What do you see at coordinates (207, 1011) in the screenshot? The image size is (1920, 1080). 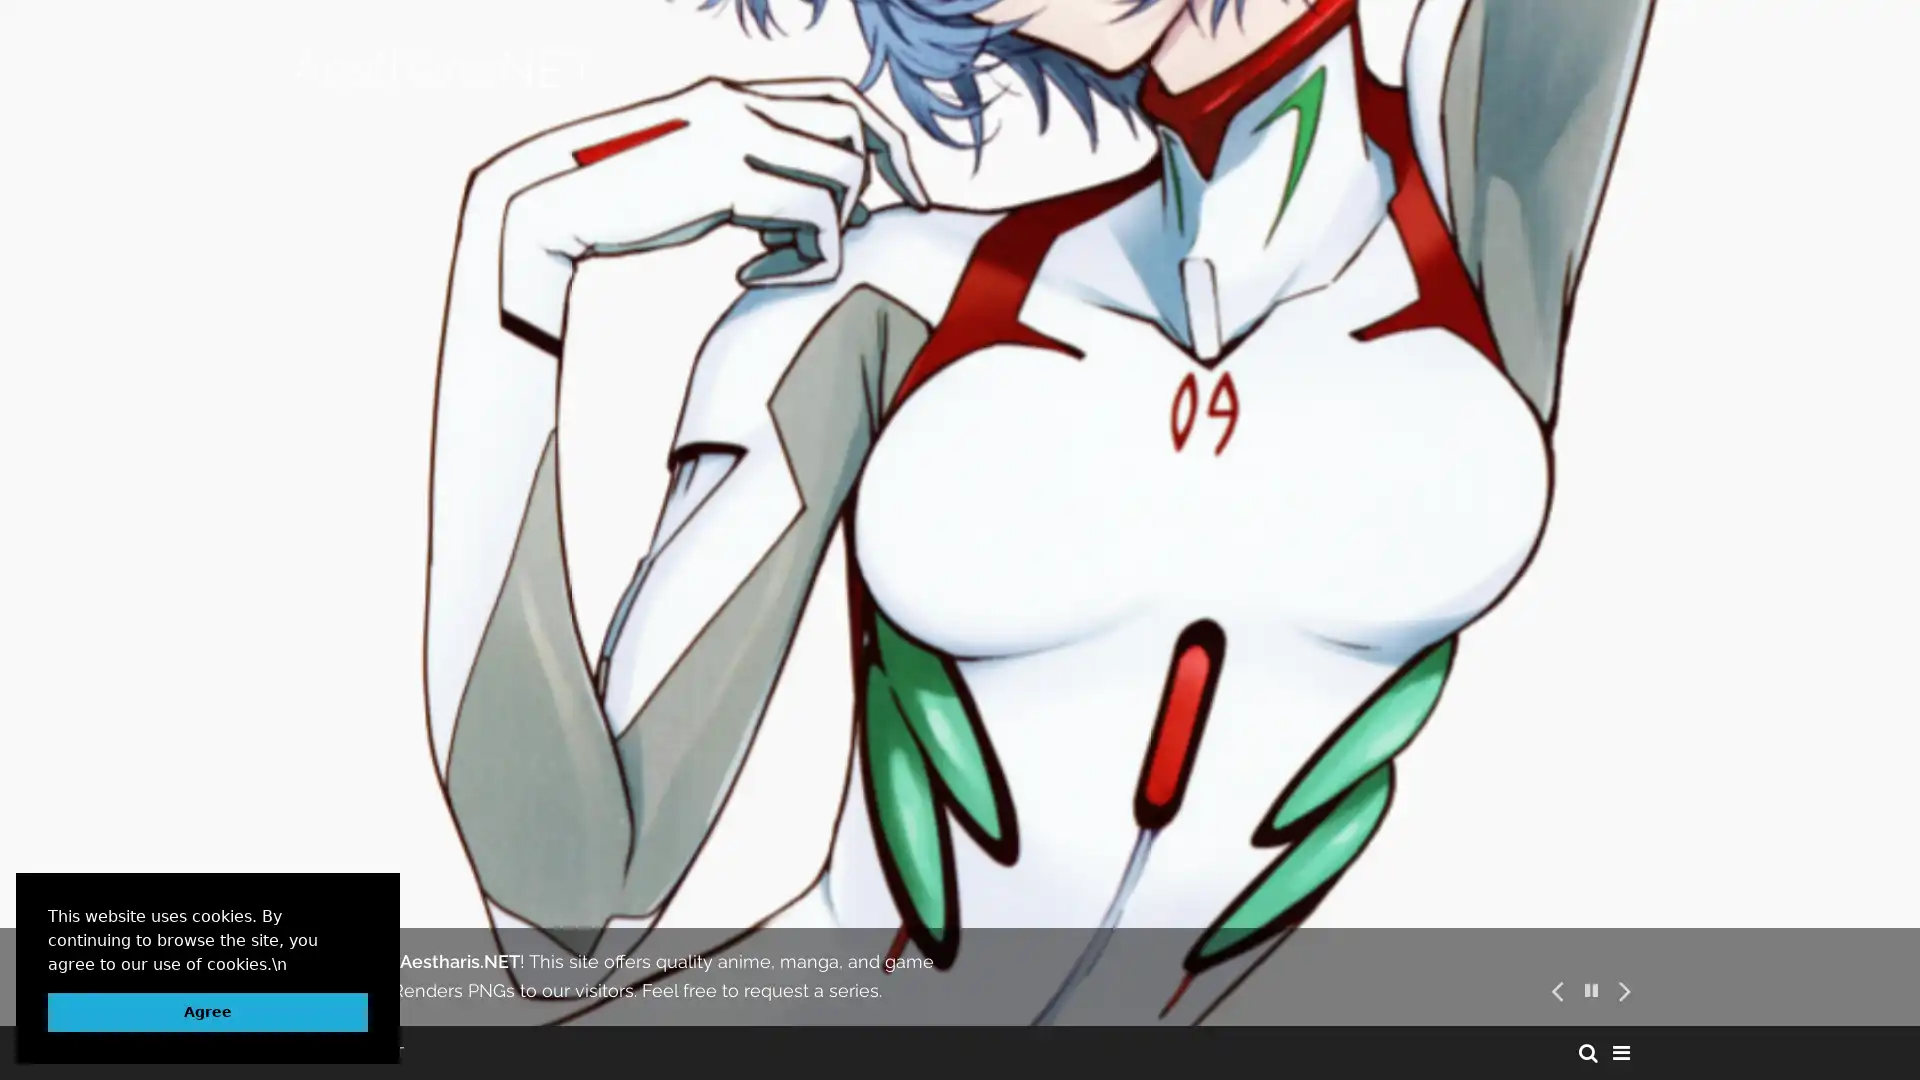 I see `dismiss cookie message` at bounding box center [207, 1011].